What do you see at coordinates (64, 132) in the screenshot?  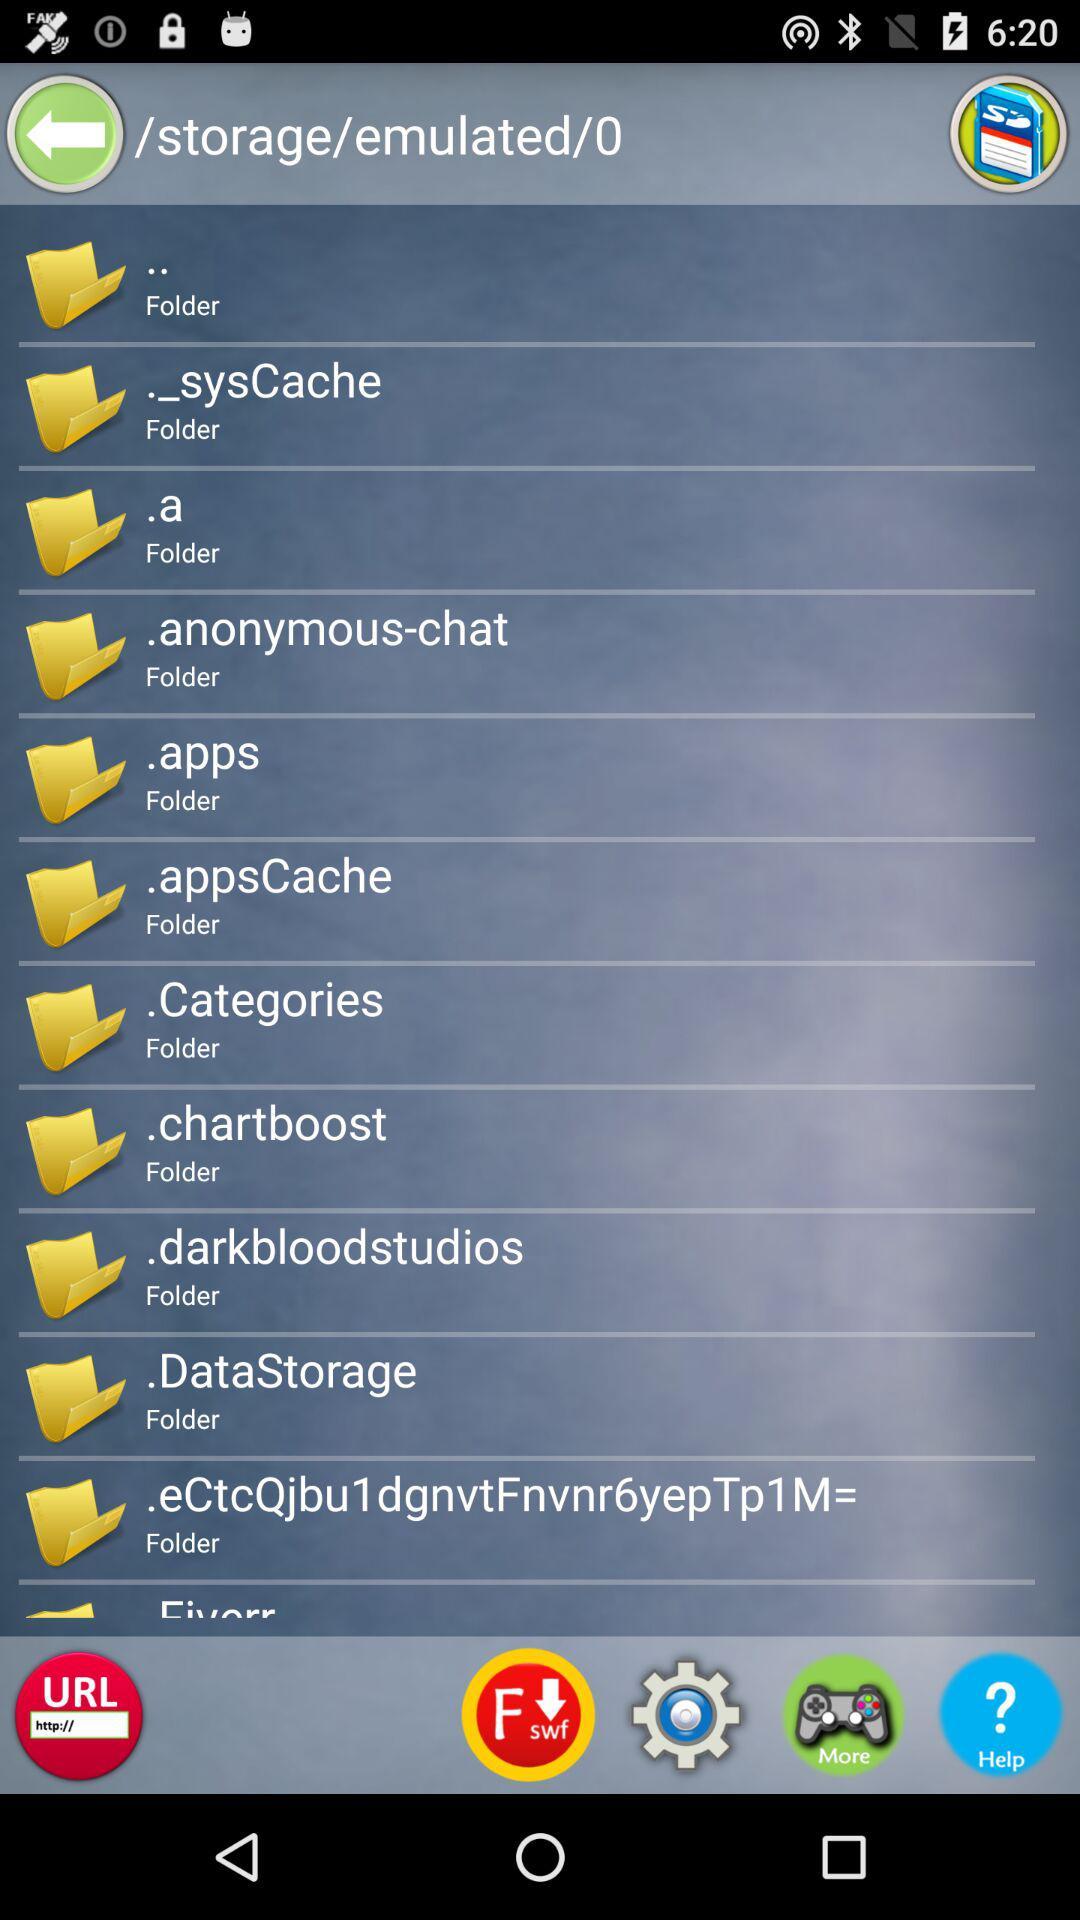 I see `app next to the /storage/emulated/0 icon` at bounding box center [64, 132].